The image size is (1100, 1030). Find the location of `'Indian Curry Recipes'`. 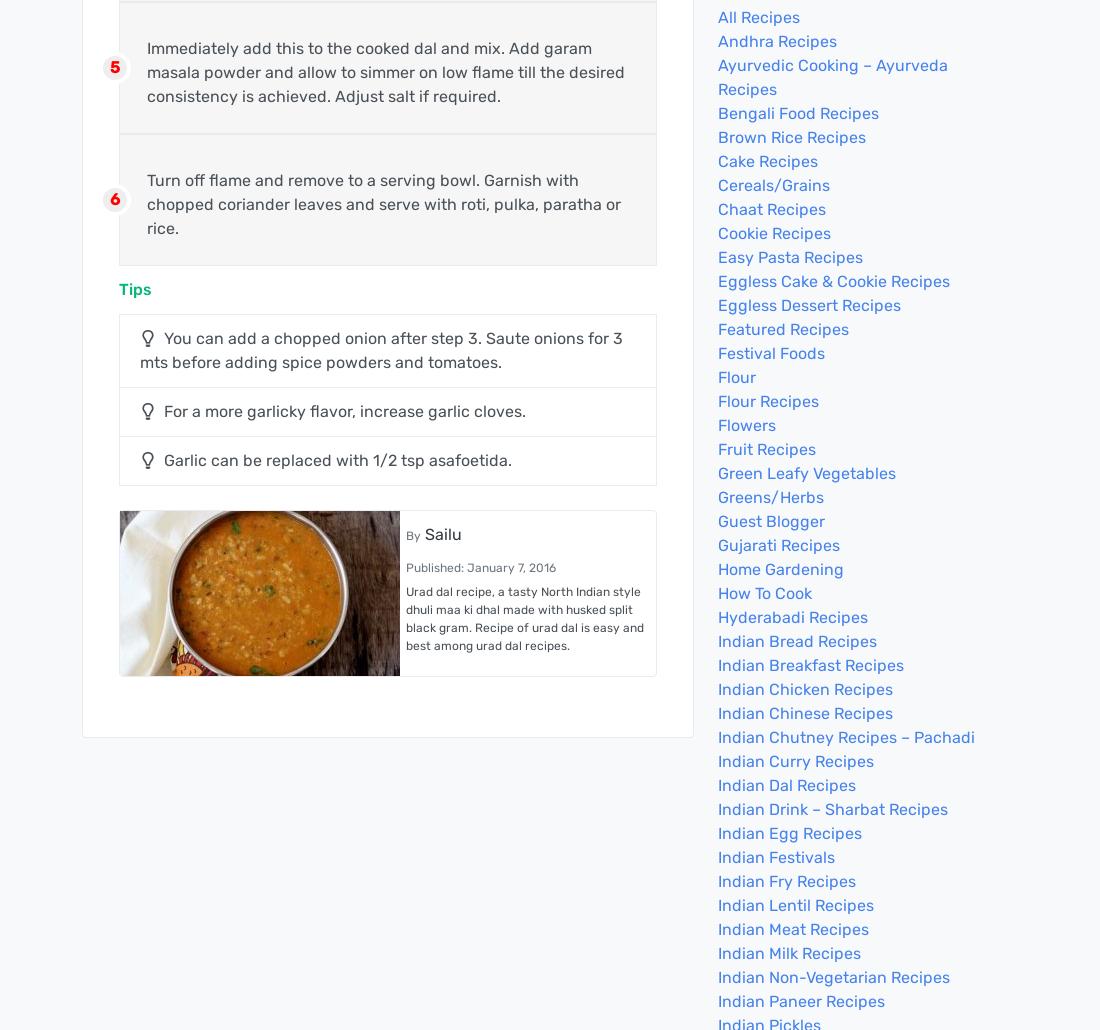

'Indian Curry Recipes' is located at coordinates (795, 761).